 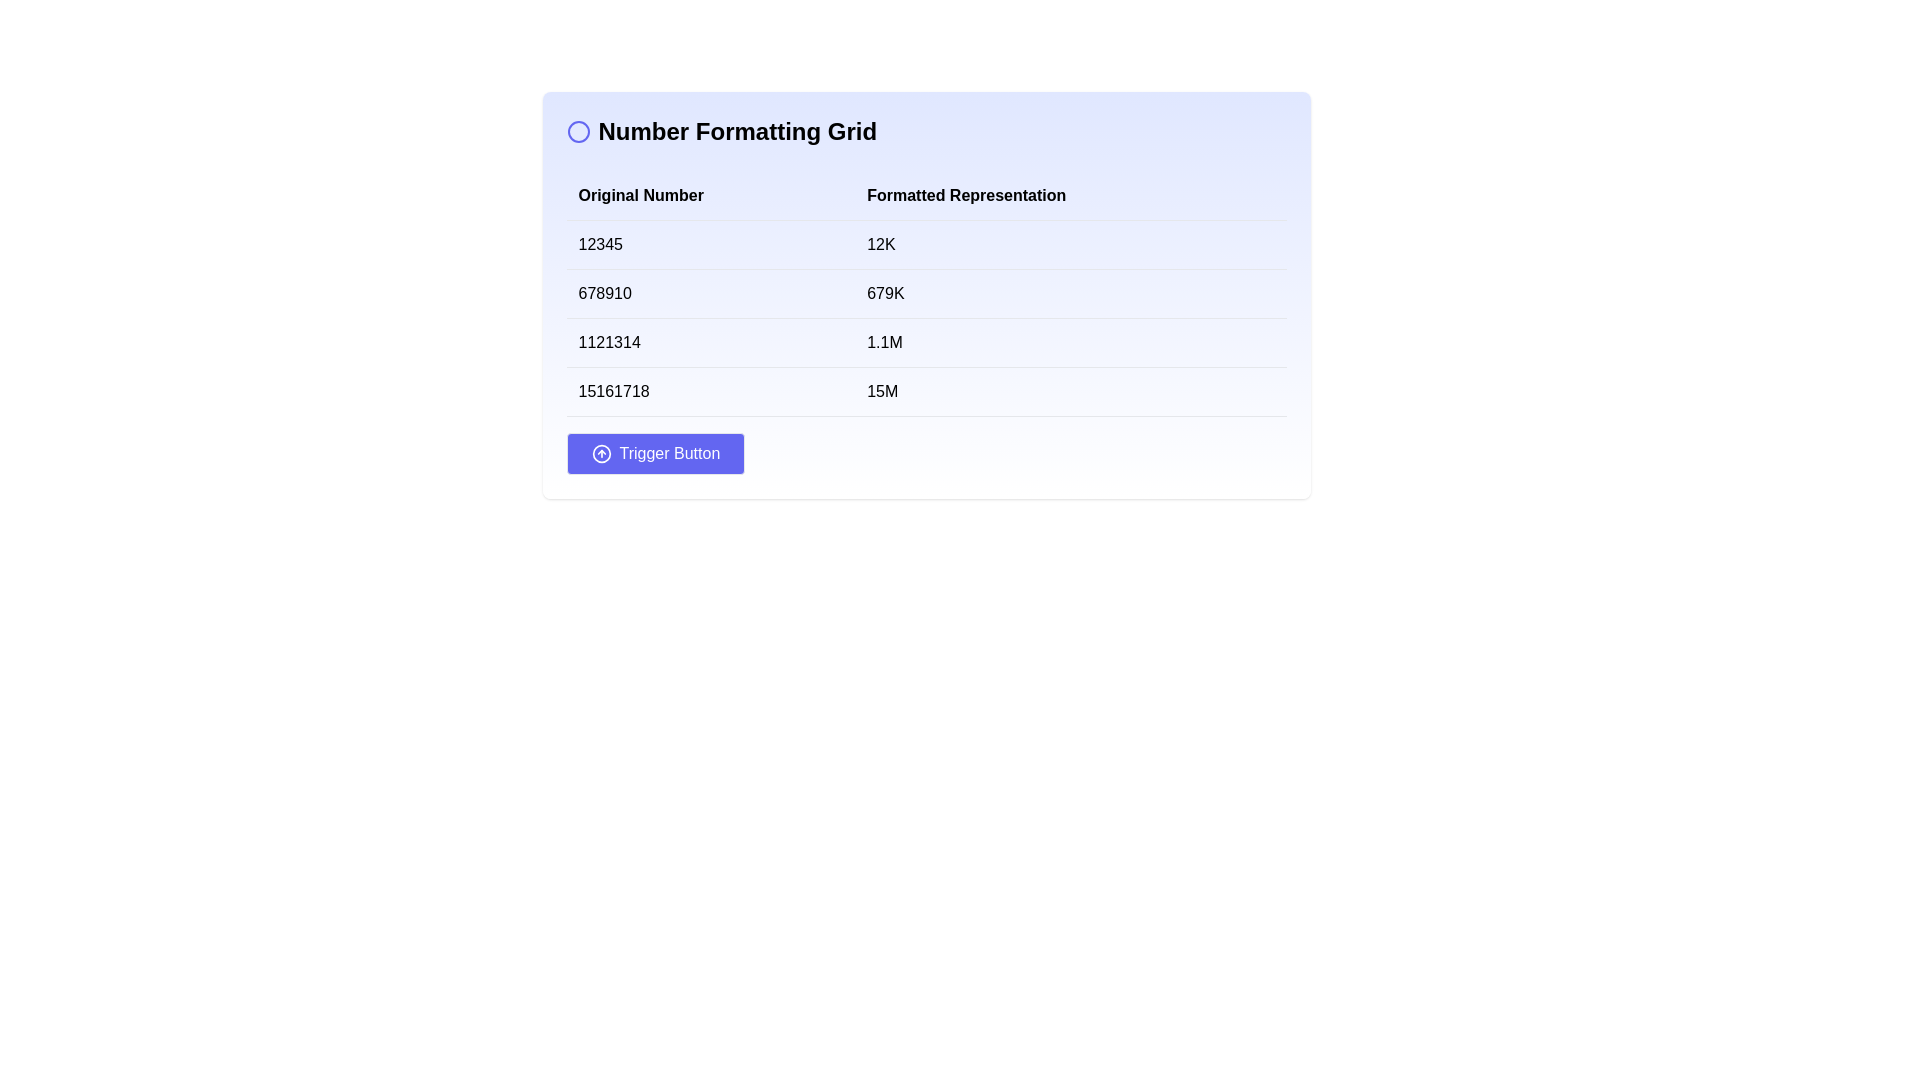 What do you see at coordinates (577, 131) in the screenshot?
I see `the decorative icon located to the immediate left of the 'Number Formatting Grid' heading` at bounding box center [577, 131].